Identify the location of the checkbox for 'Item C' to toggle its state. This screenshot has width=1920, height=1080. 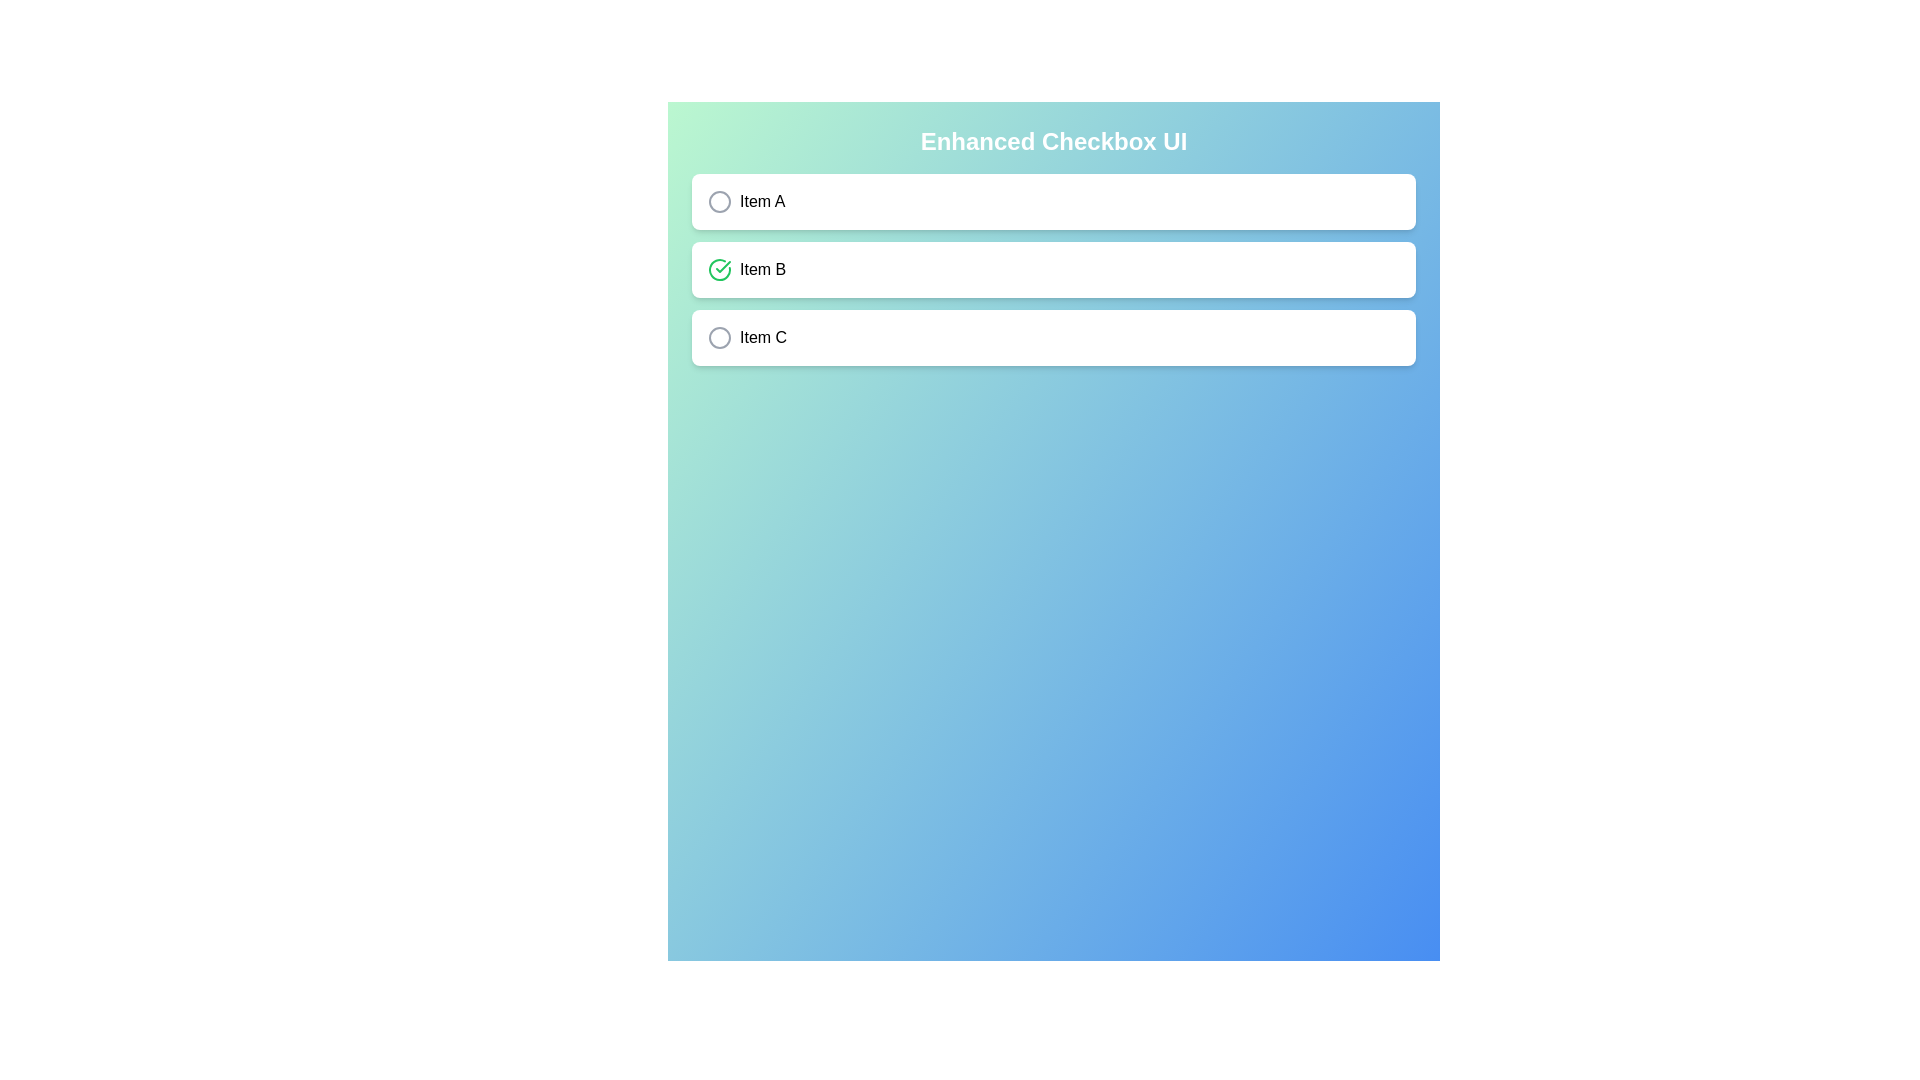
(720, 337).